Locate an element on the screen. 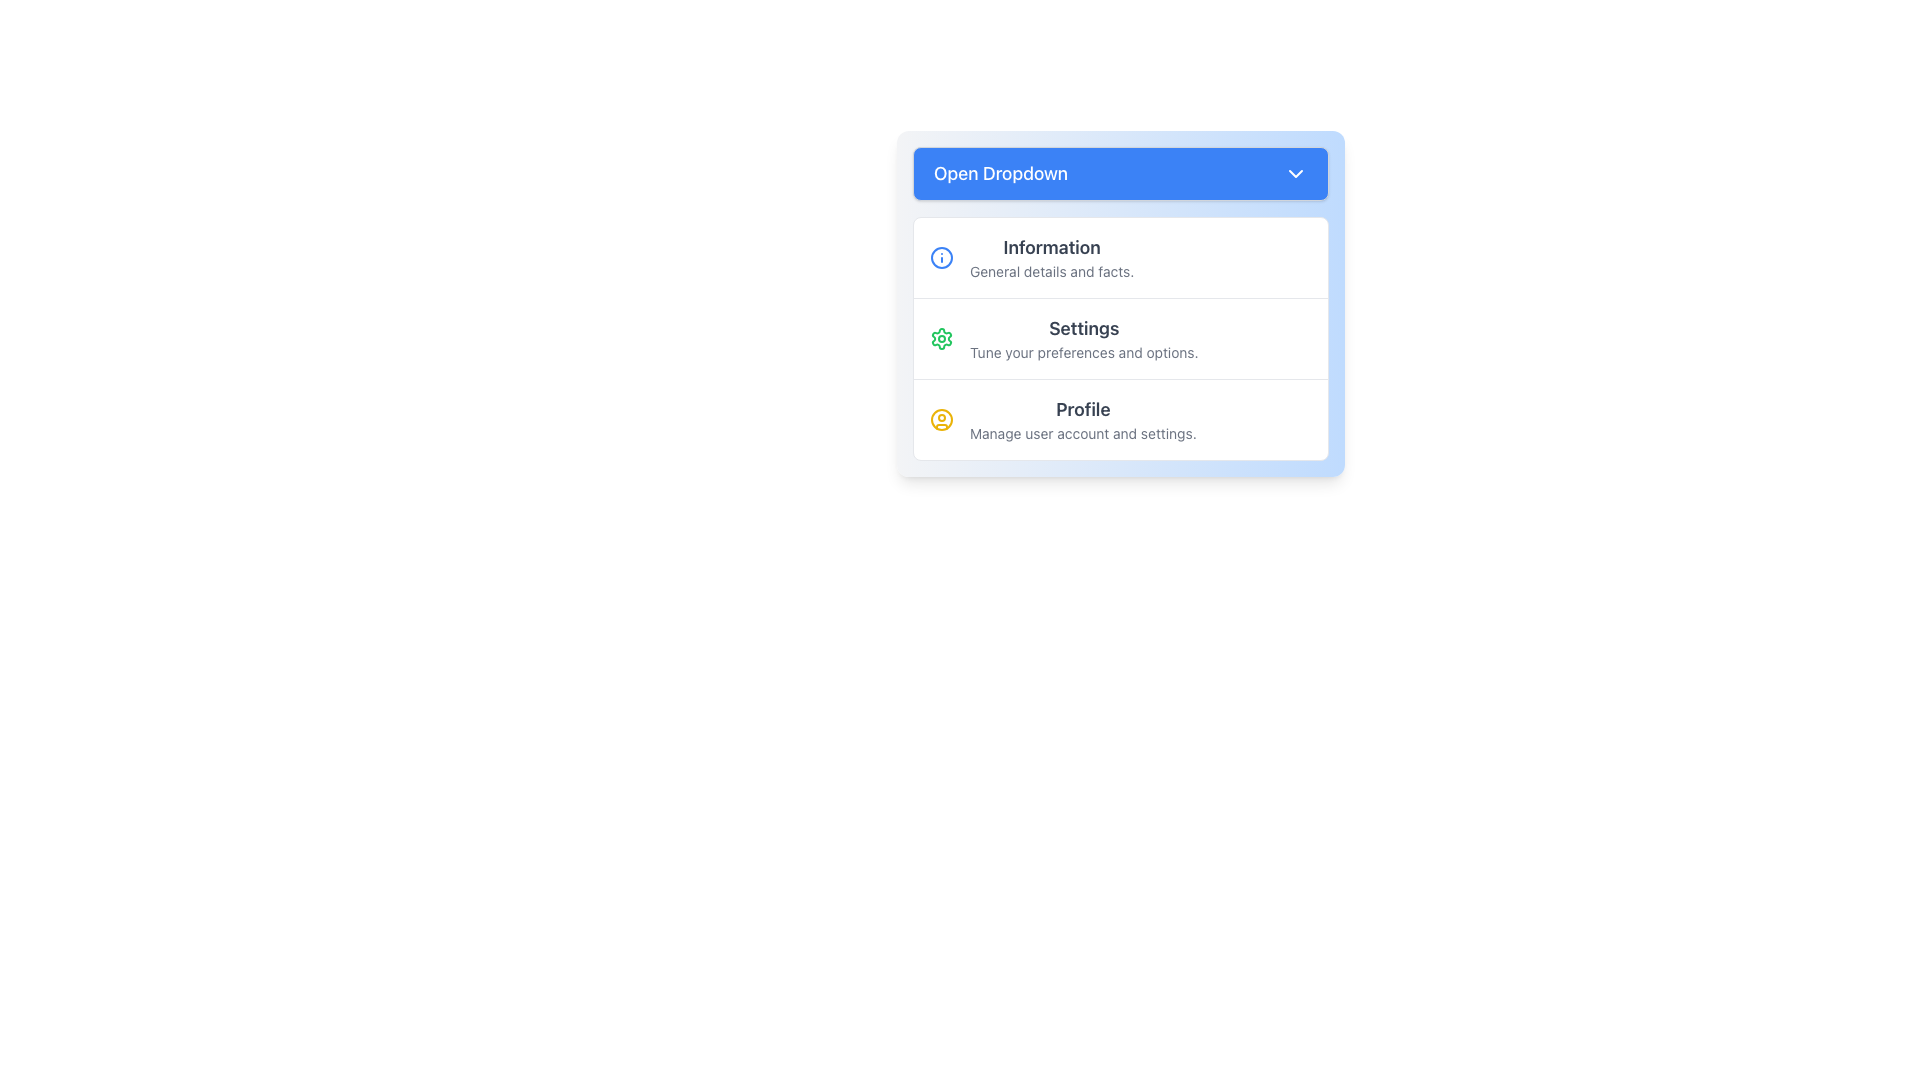  displayed text from the 'Information' textual content block, which includes a bold header and a subtext line, located as the first item in the dropdown menu below 'Open Dropdown' is located at coordinates (1051, 257).